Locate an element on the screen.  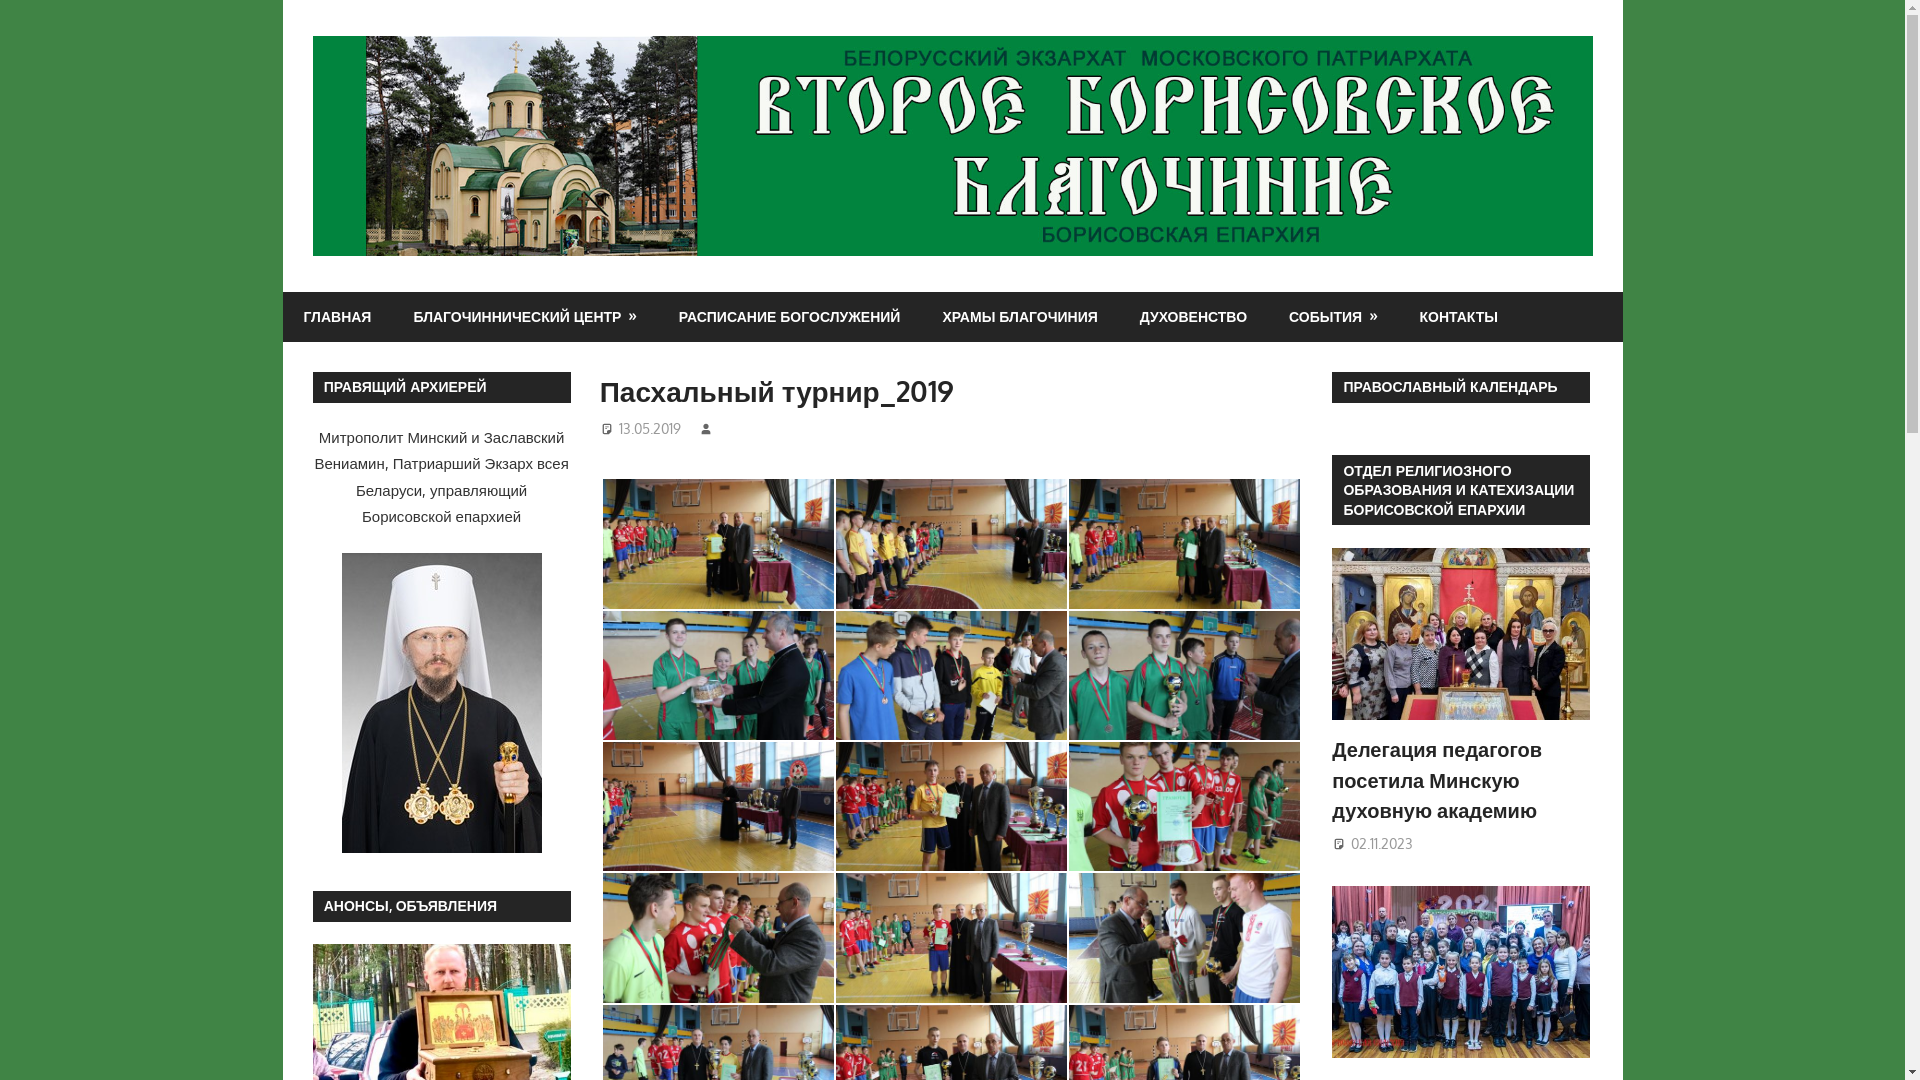
'02.11.2023' is located at coordinates (1381, 843).